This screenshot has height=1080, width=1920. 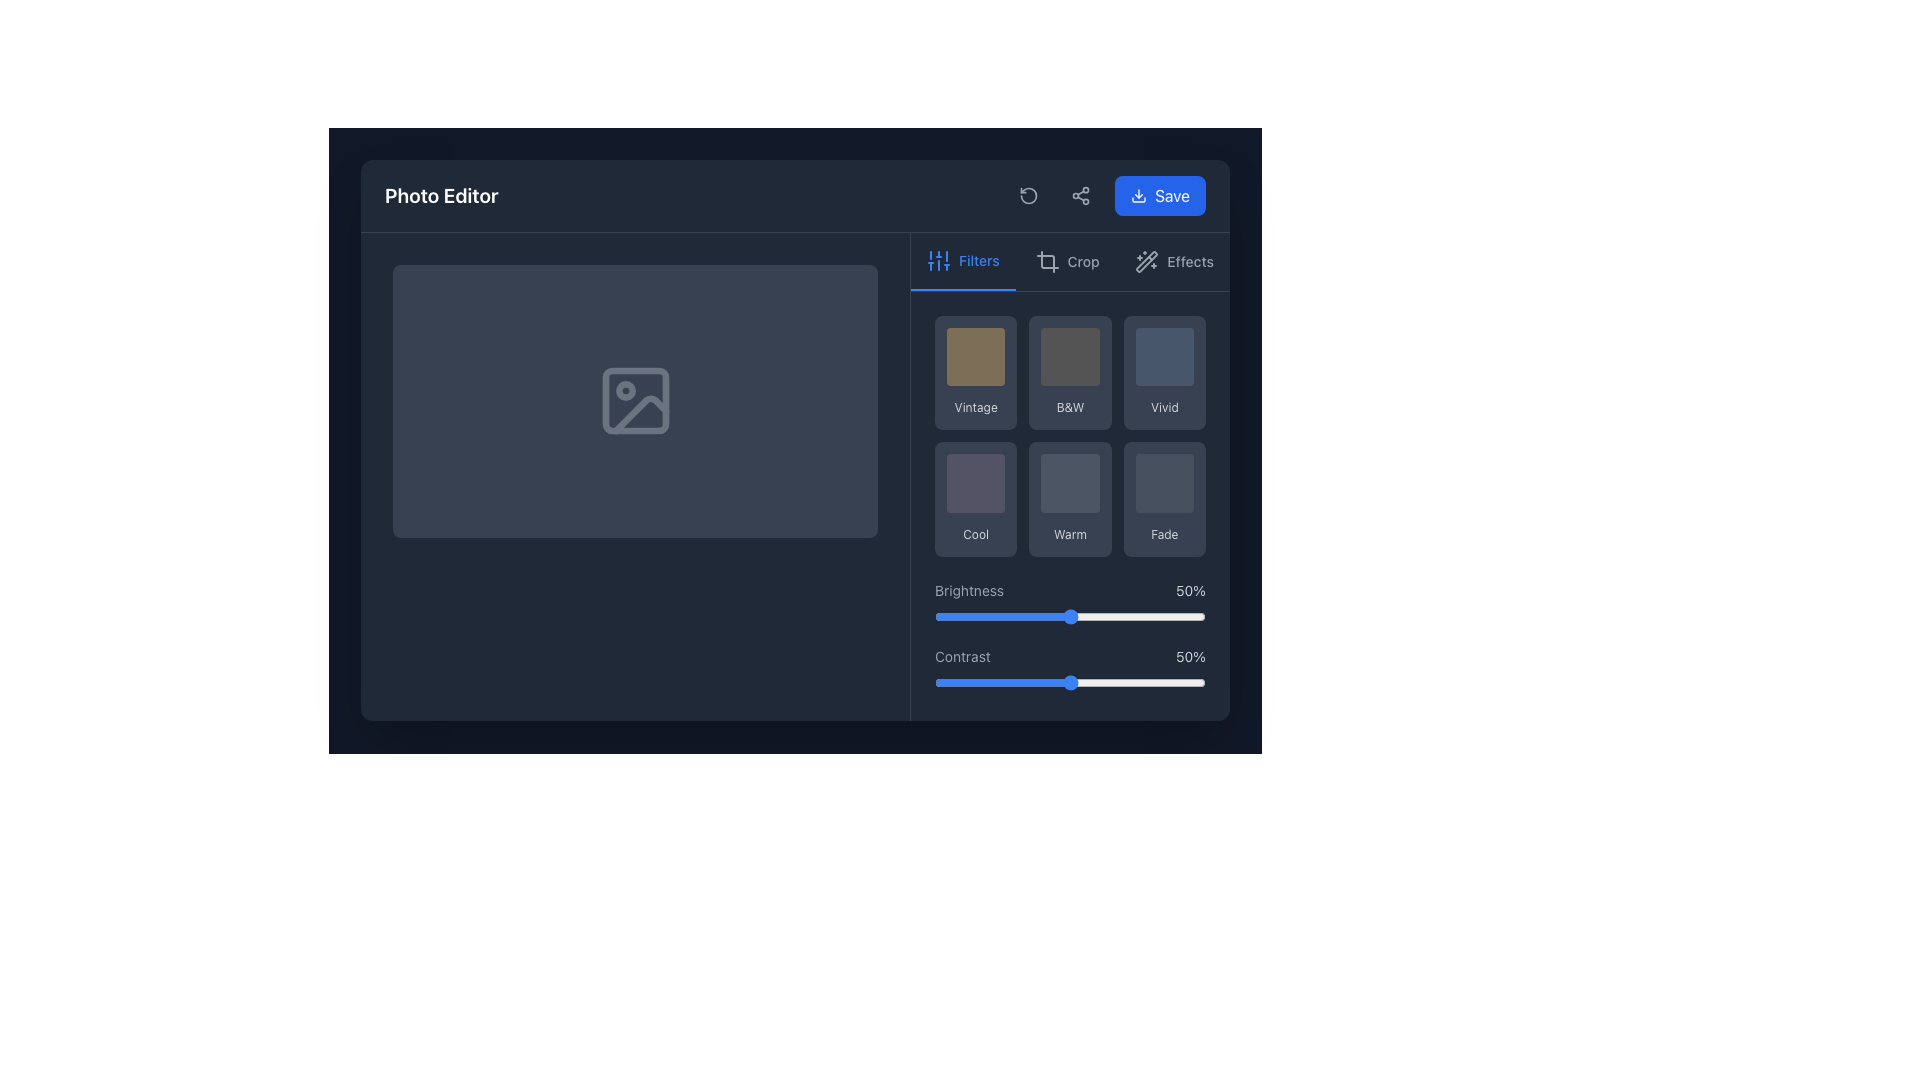 I want to click on the share icon button, which is a small dark gray icon resembling a share symbol located on the right side of the toolbar, next to the 'Save' button, so click(x=1079, y=196).